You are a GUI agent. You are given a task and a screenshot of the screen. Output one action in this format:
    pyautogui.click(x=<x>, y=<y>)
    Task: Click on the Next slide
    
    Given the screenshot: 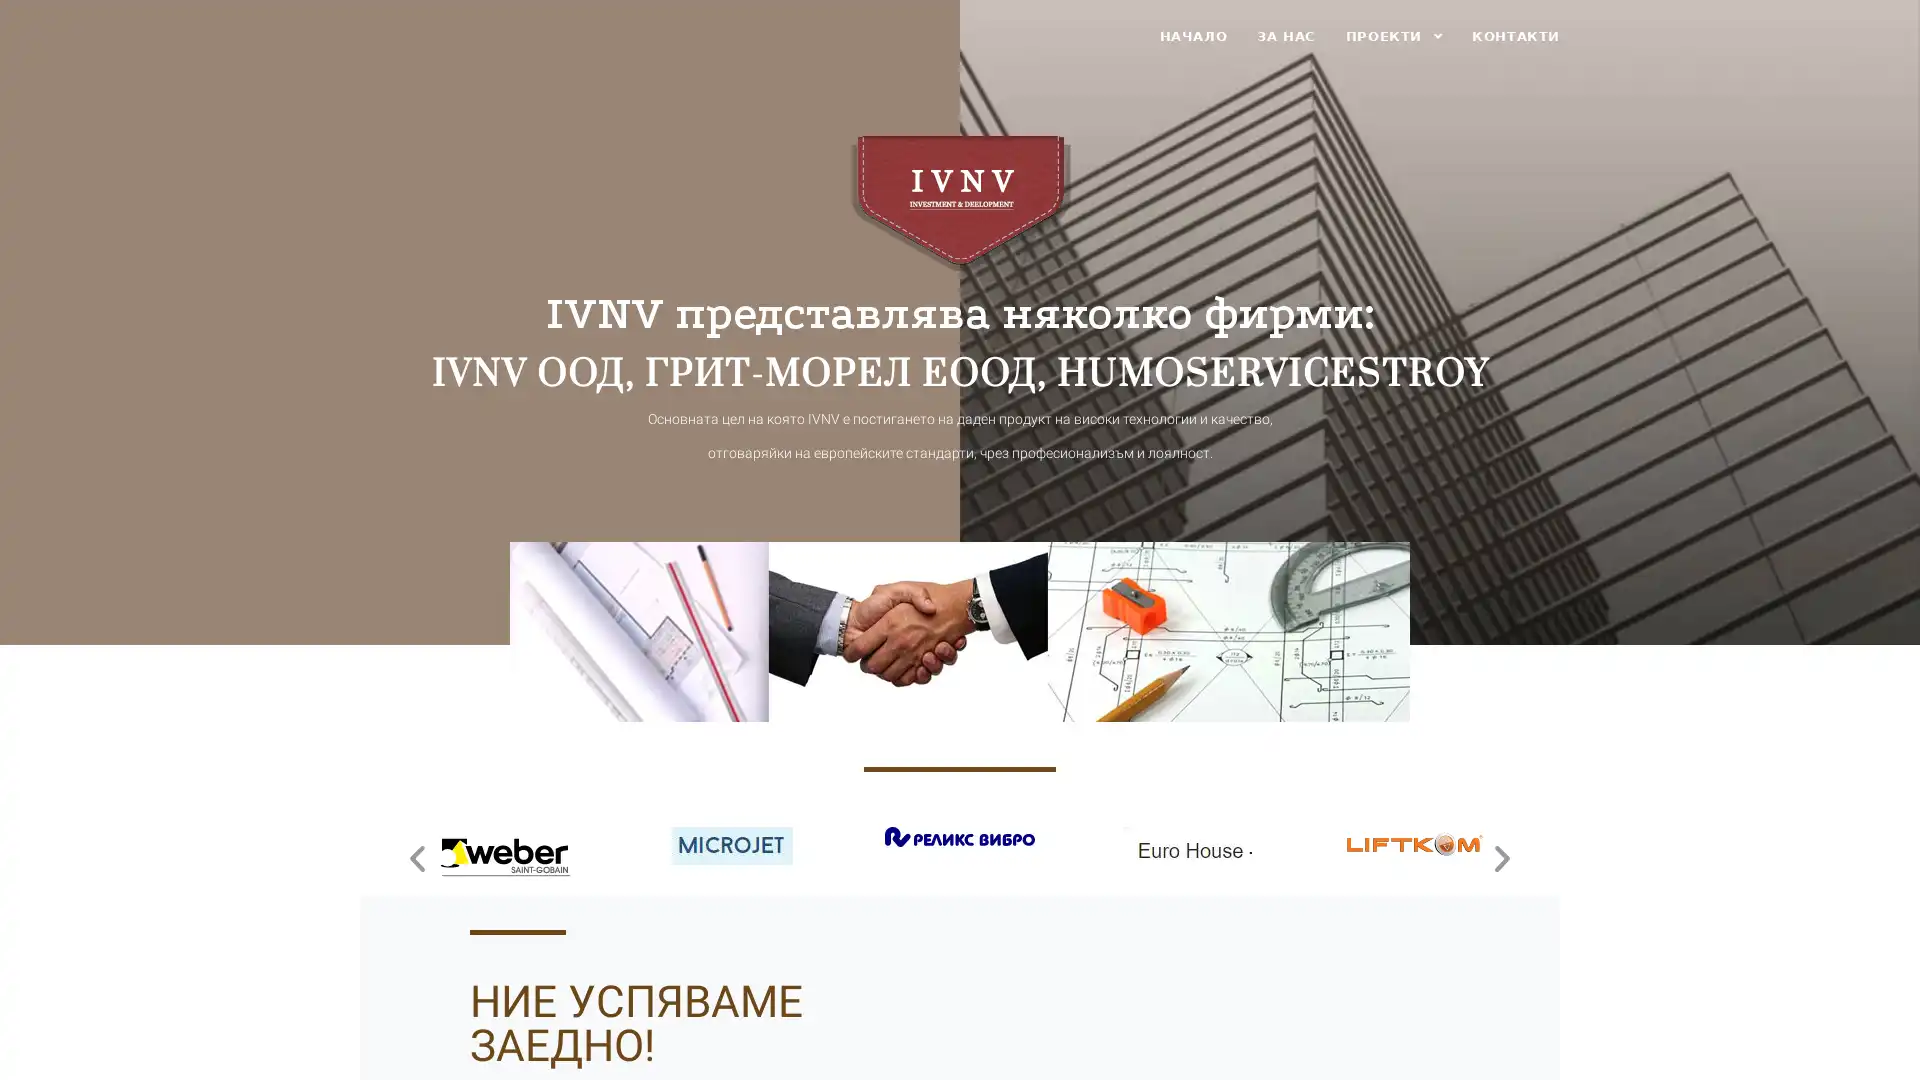 What is the action you would take?
    pyautogui.click(x=1502, y=856)
    